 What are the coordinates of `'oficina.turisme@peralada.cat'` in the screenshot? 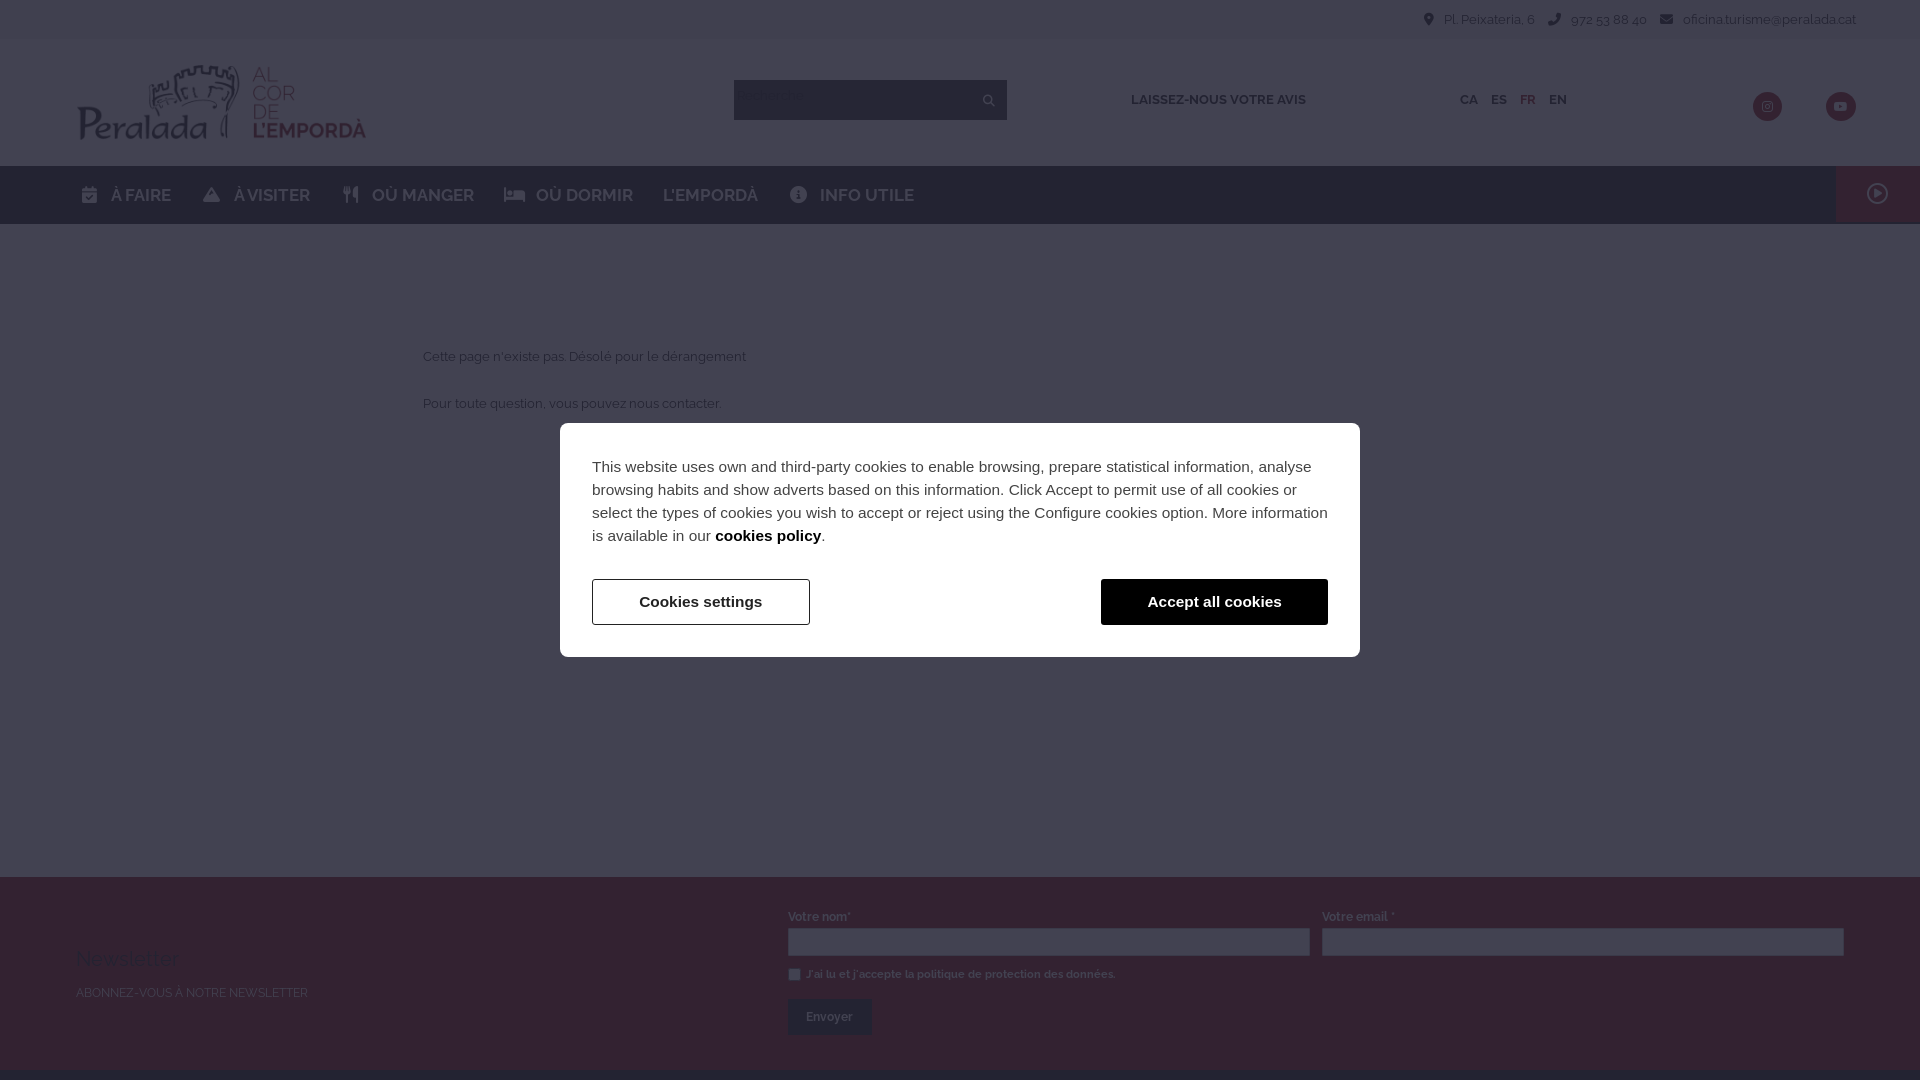 It's located at (1769, 19).